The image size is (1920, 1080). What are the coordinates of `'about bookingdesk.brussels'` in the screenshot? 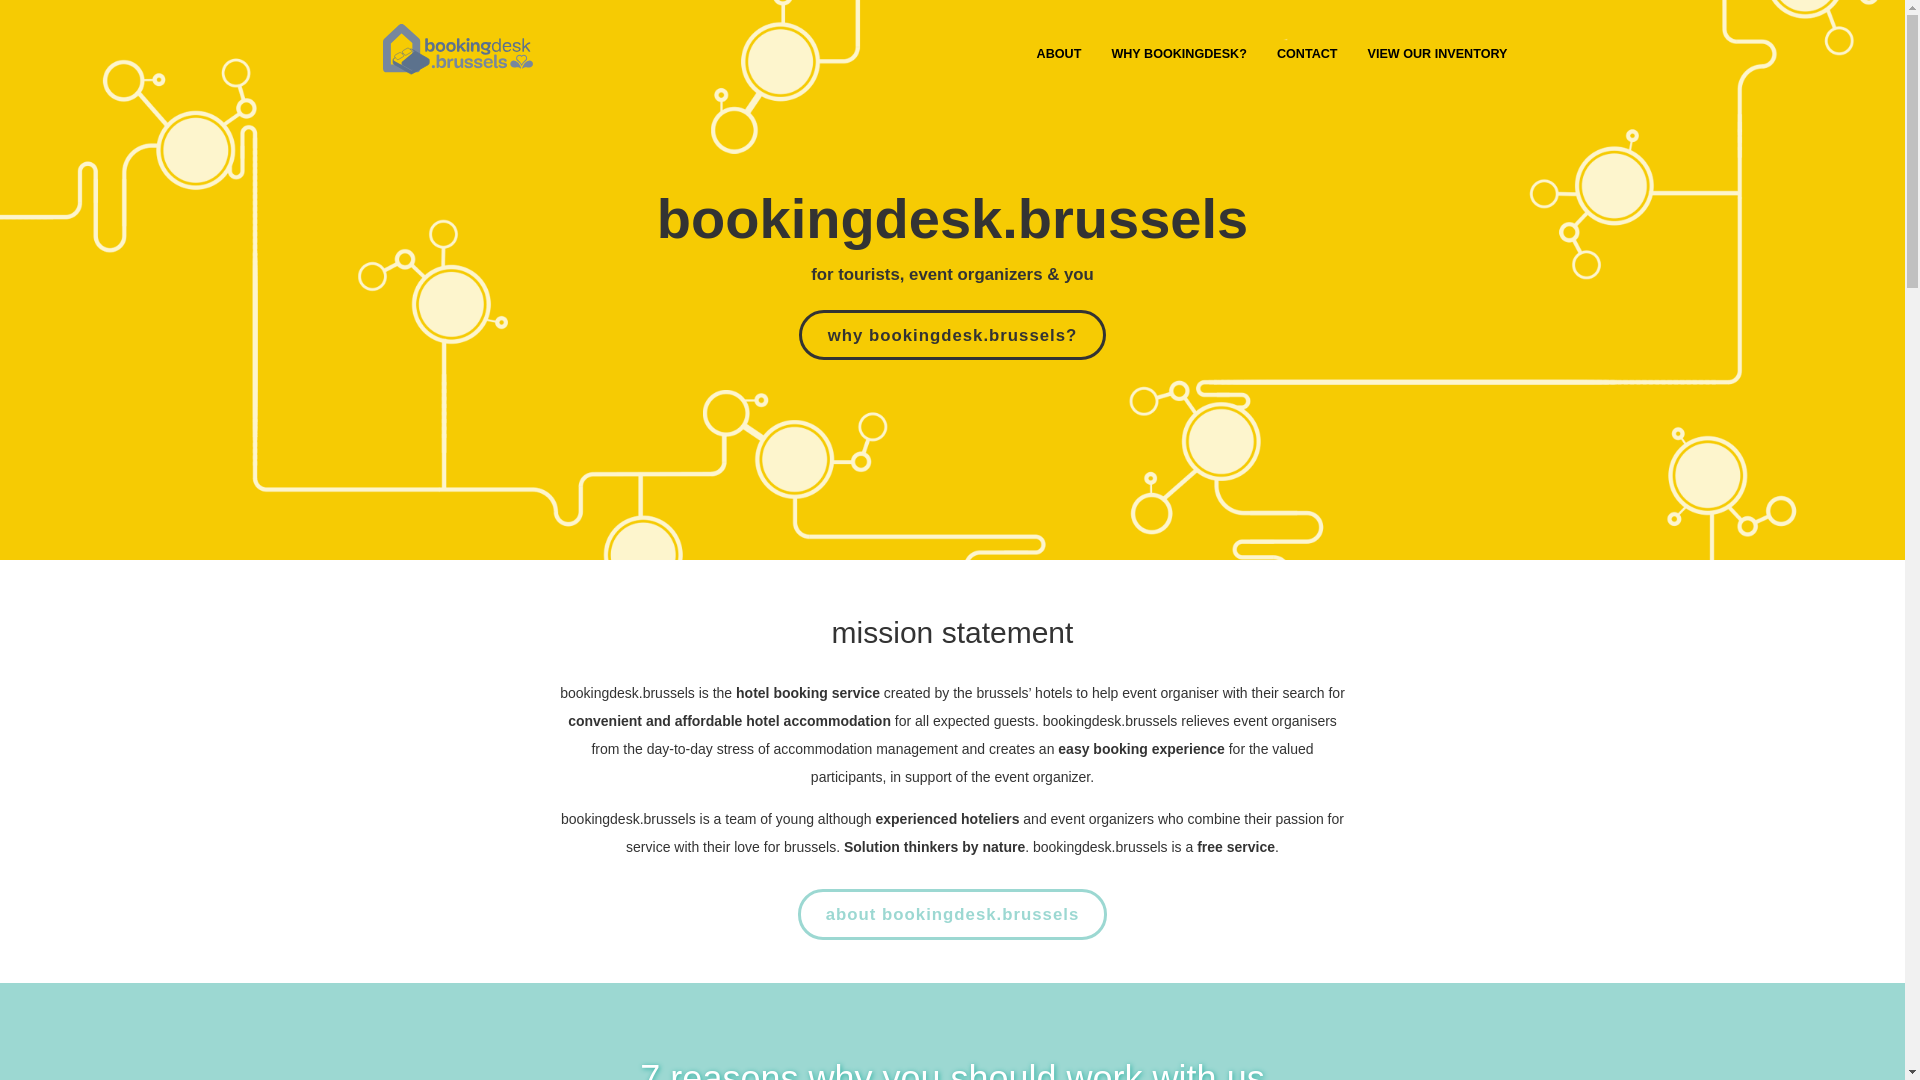 It's located at (952, 914).